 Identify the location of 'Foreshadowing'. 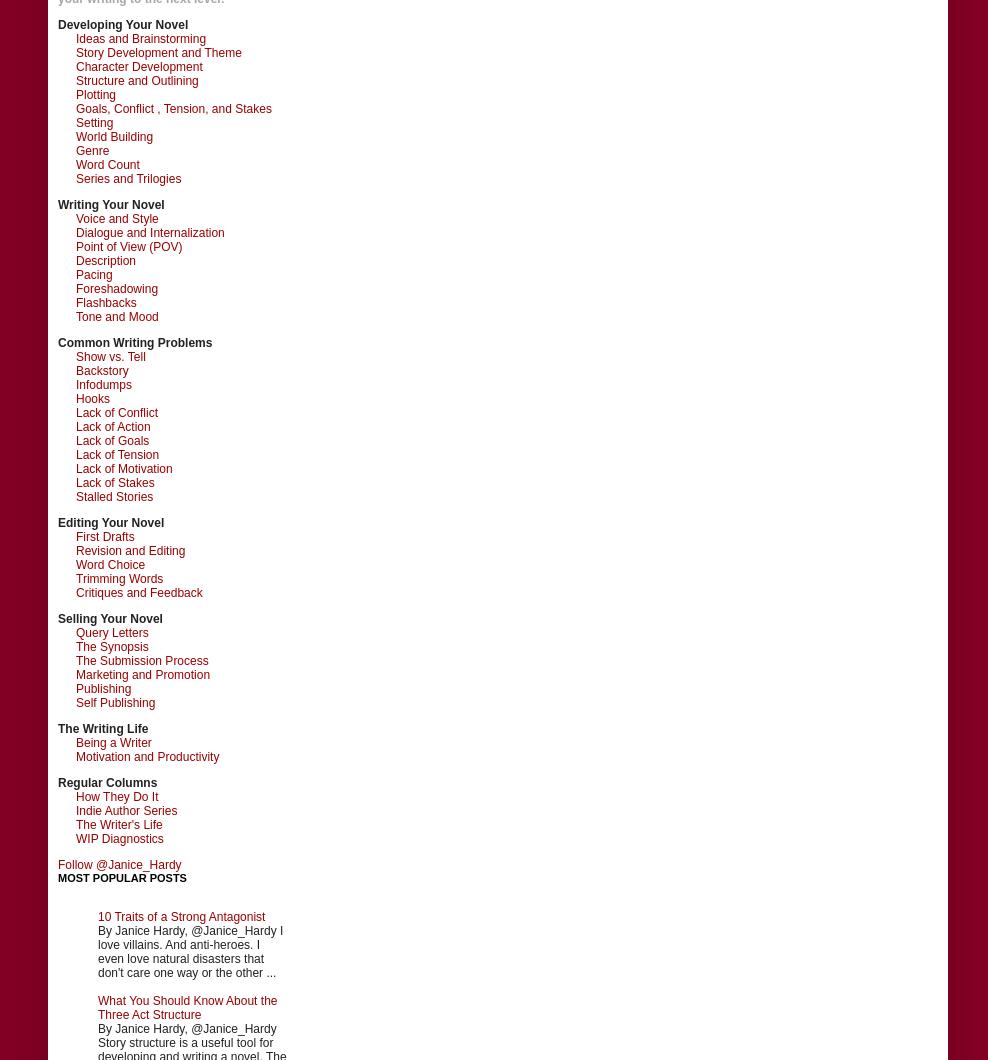
(75, 288).